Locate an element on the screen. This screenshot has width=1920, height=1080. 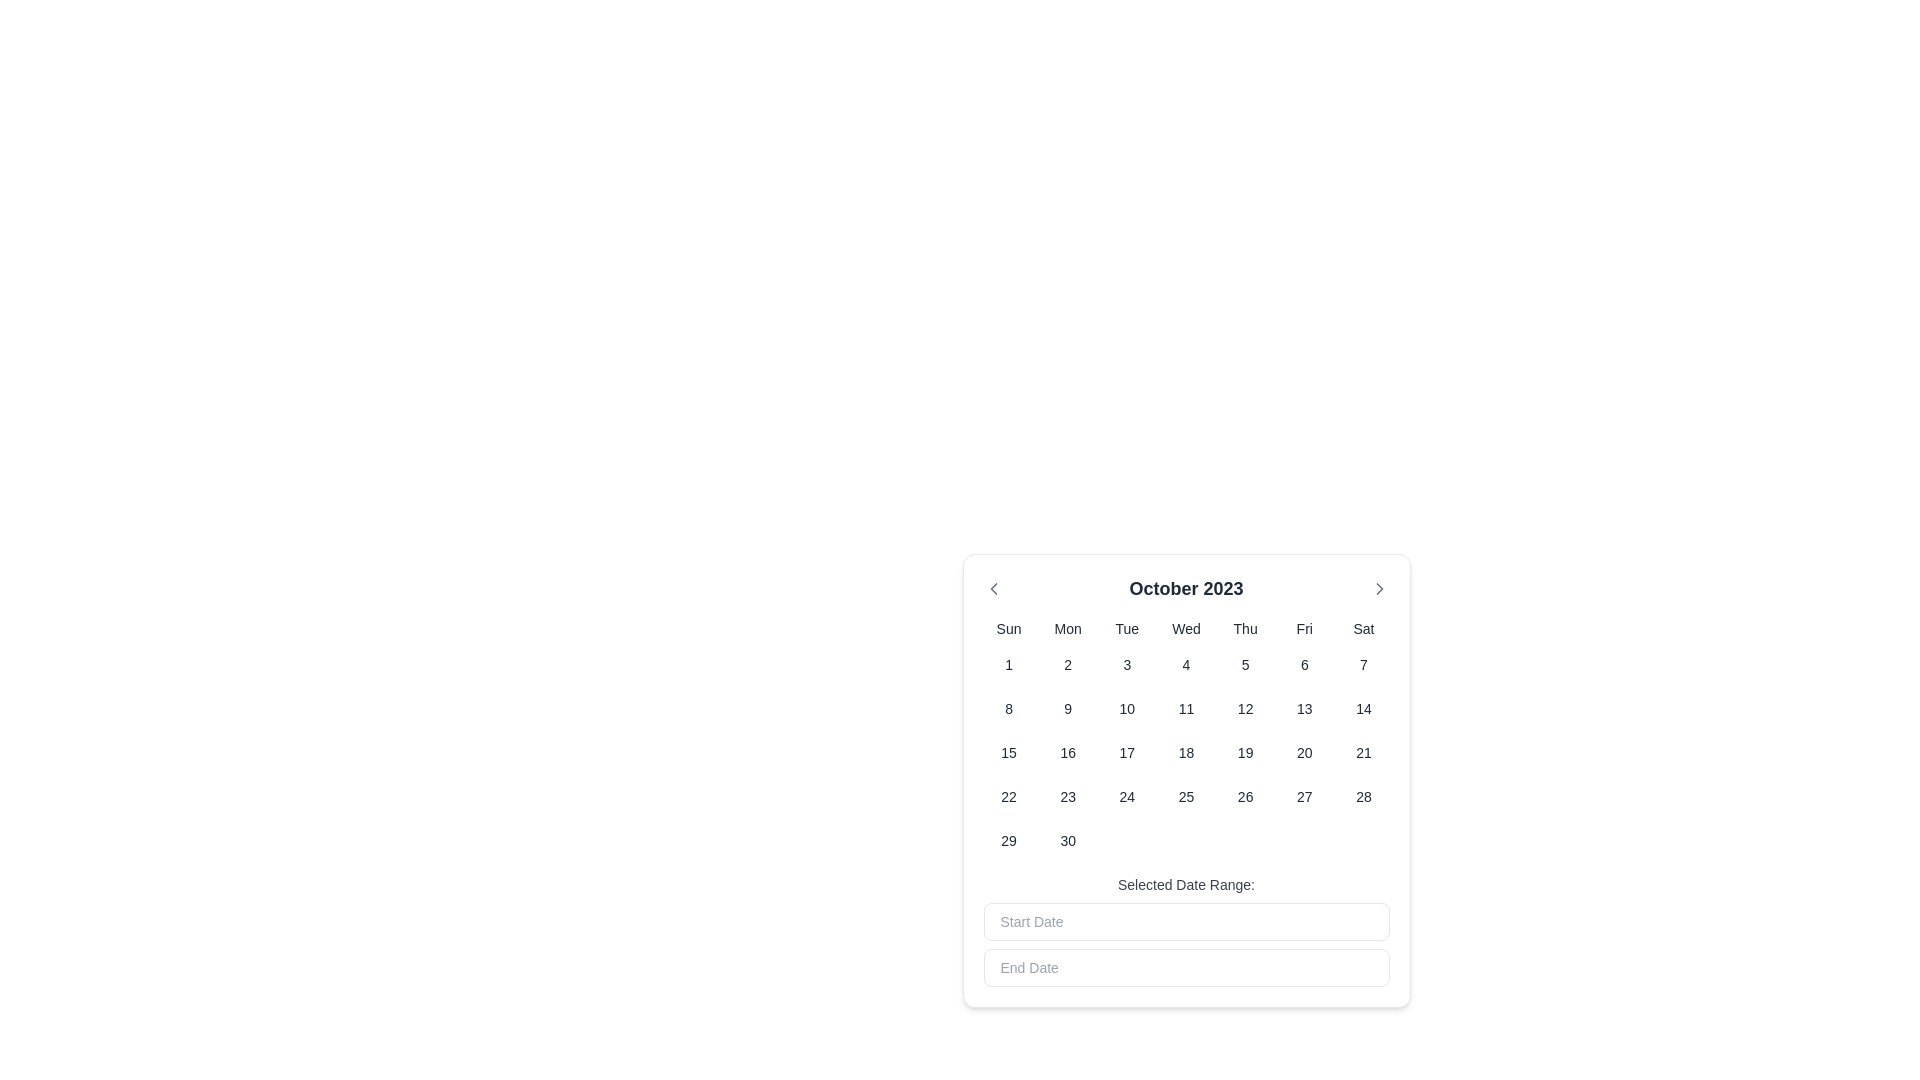
the selectable date '14' in the October 2023 calendar is located at coordinates (1362, 708).